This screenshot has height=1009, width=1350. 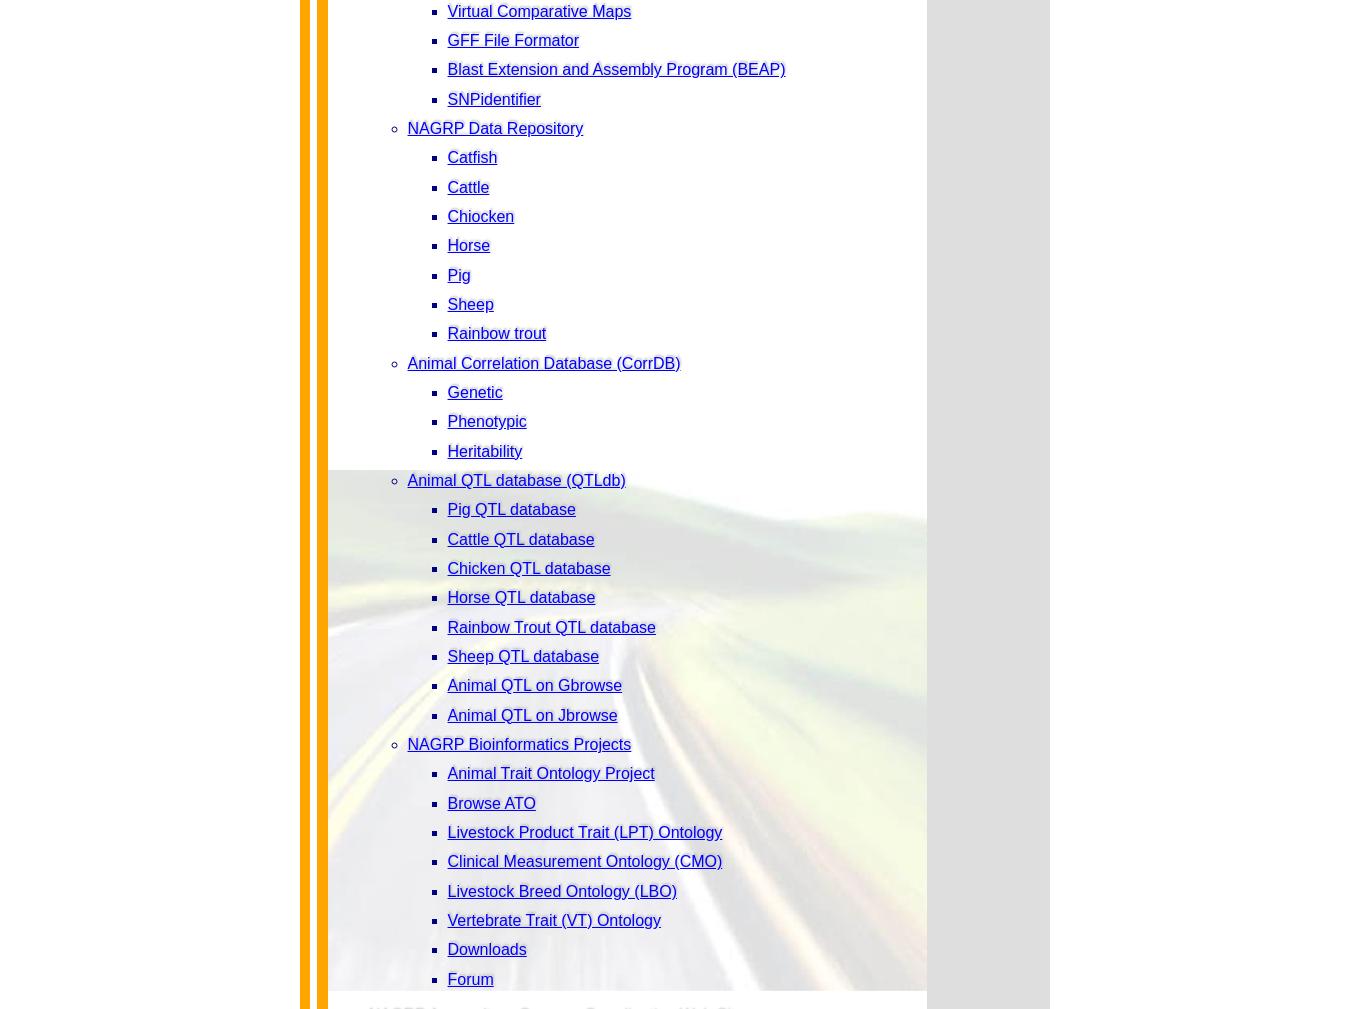 What do you see at coordinates (616, 68) in the screenshot?
I see `'Blast Extension and Assembly Program (BEAP)'` at bounding box center [616, 68].